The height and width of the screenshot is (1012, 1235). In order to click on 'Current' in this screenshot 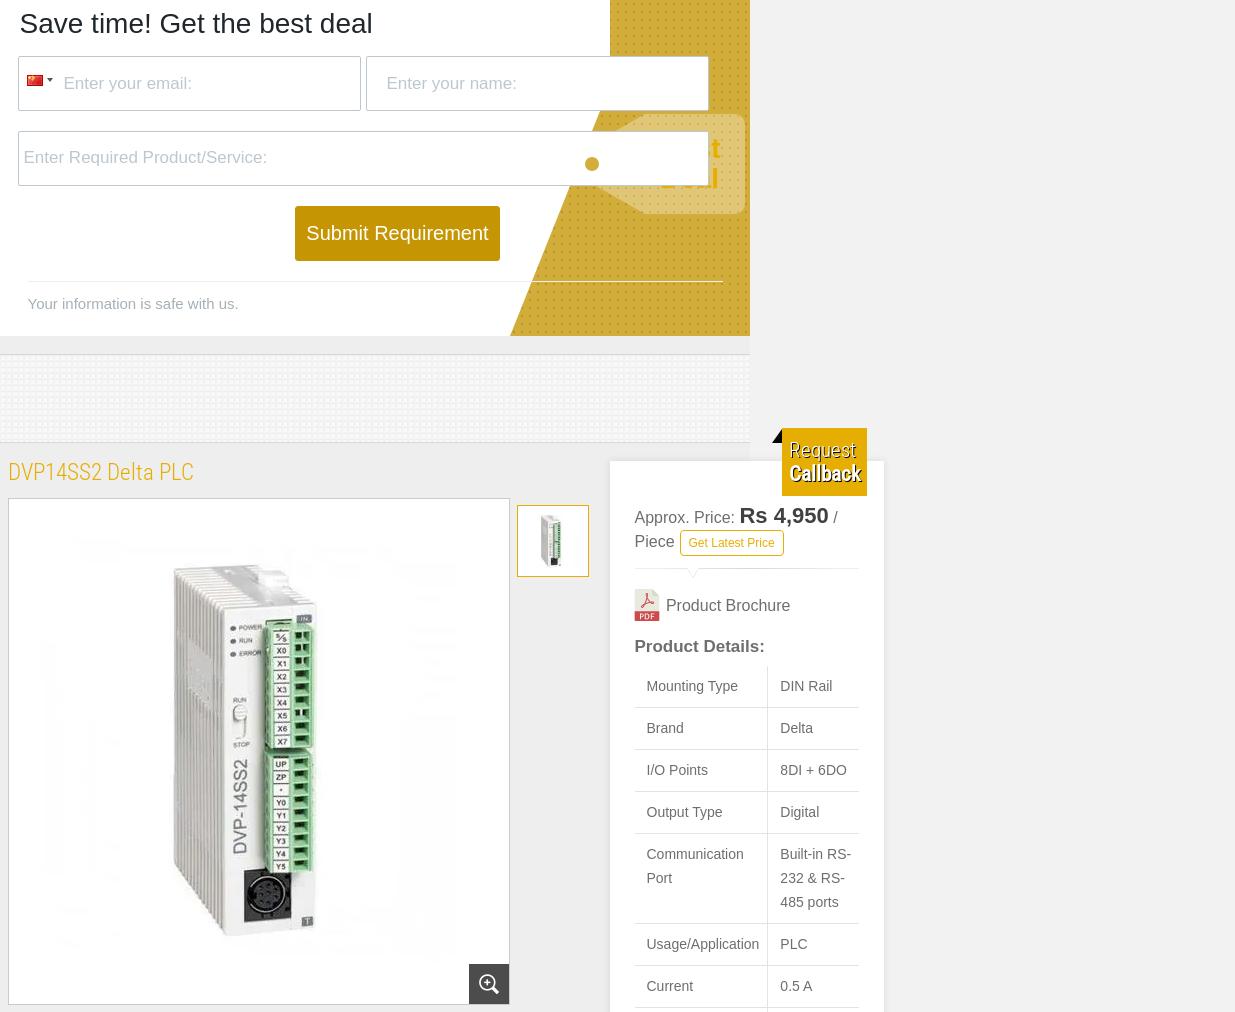, I will do `click(646, 985)`.